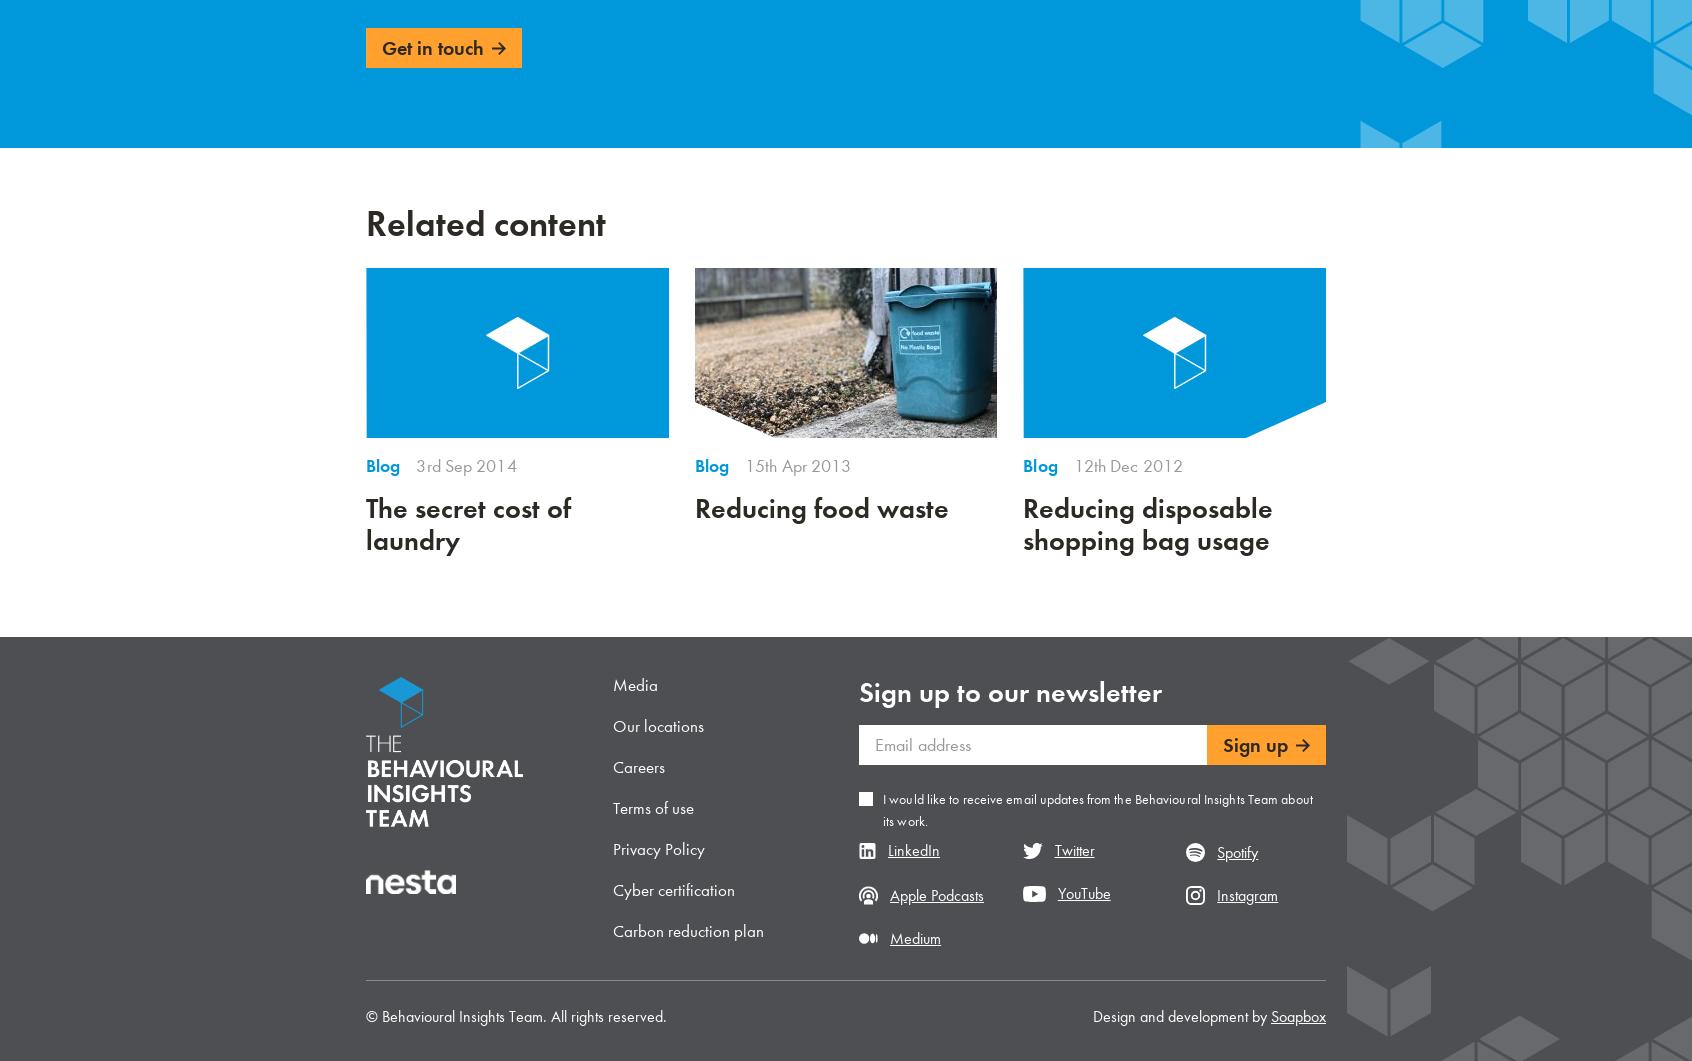 The width and height of the screenshot is (1692, 1061). Describe the element at coordinates (1128, 466) in the screenshot. I see `'12th Dec 2012'` at that location.